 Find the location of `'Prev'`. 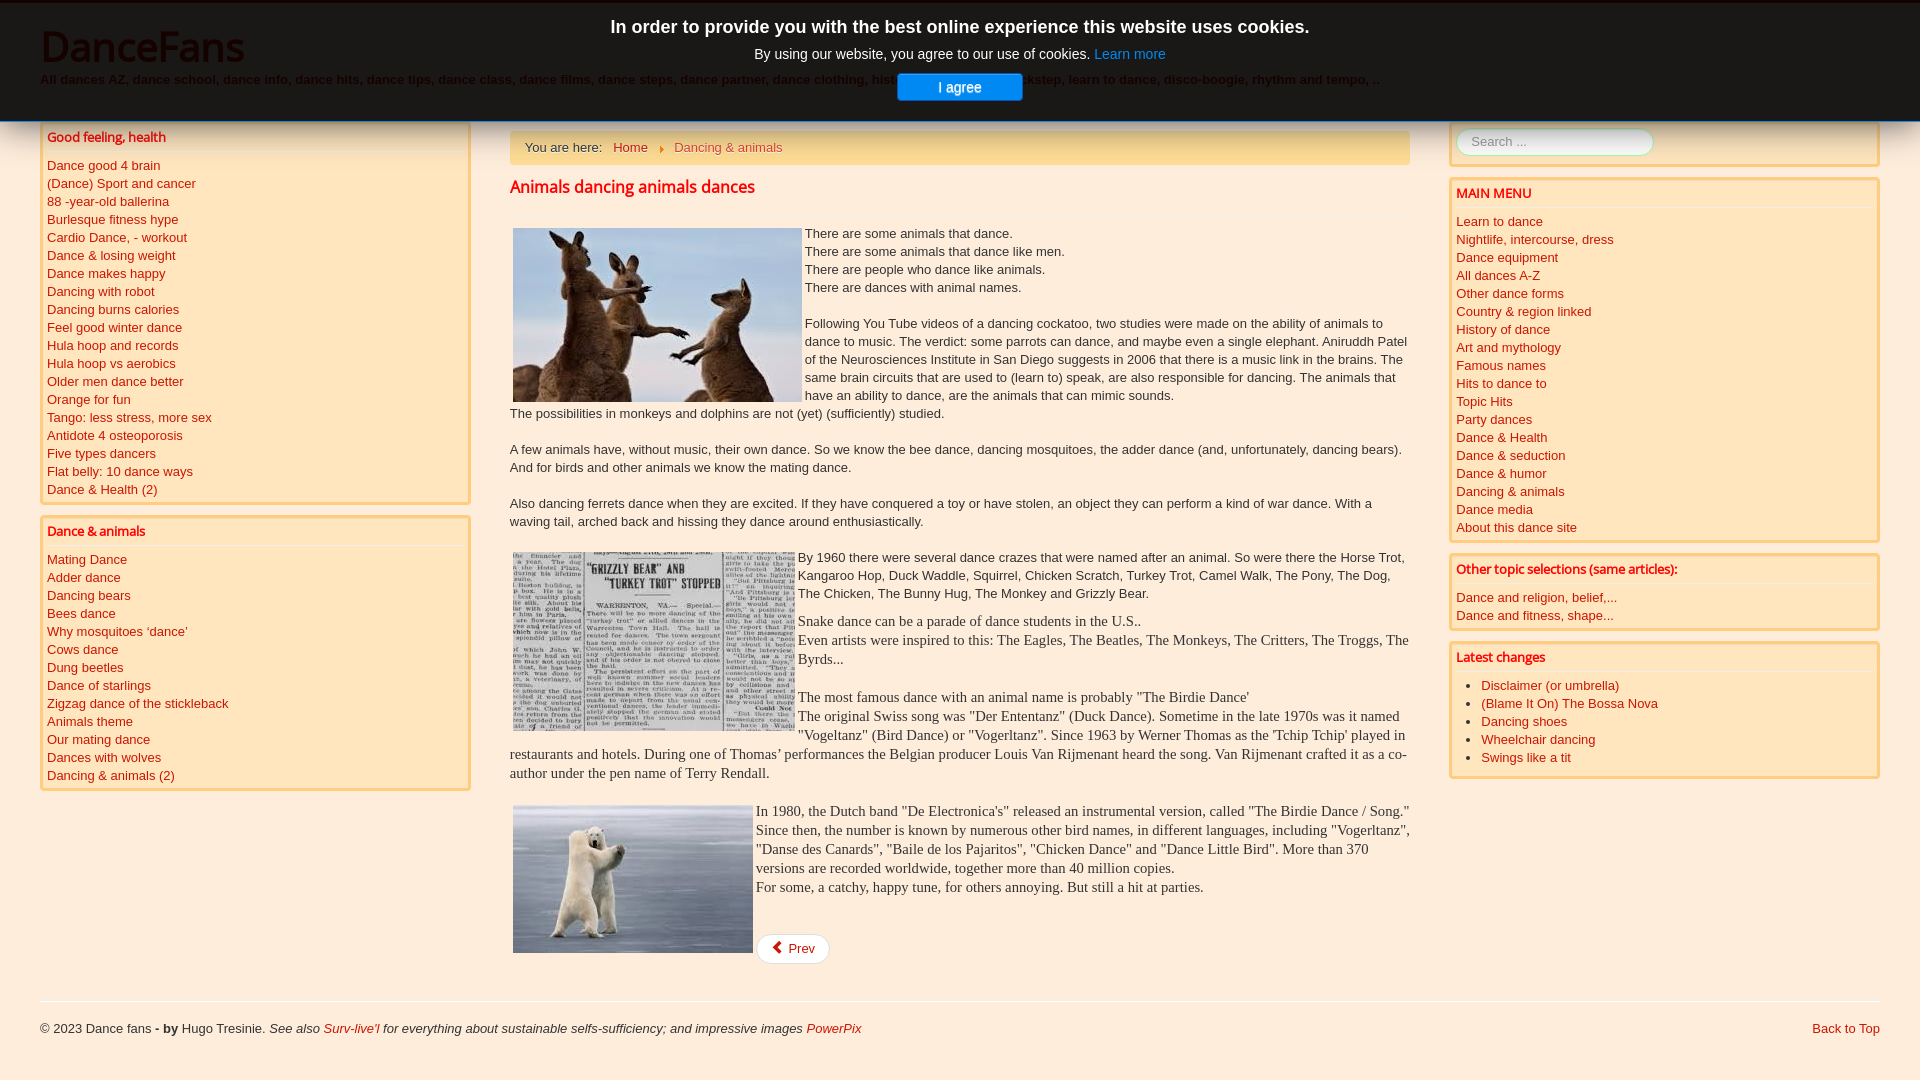

'Prev' is located at coordinates (791, 947).